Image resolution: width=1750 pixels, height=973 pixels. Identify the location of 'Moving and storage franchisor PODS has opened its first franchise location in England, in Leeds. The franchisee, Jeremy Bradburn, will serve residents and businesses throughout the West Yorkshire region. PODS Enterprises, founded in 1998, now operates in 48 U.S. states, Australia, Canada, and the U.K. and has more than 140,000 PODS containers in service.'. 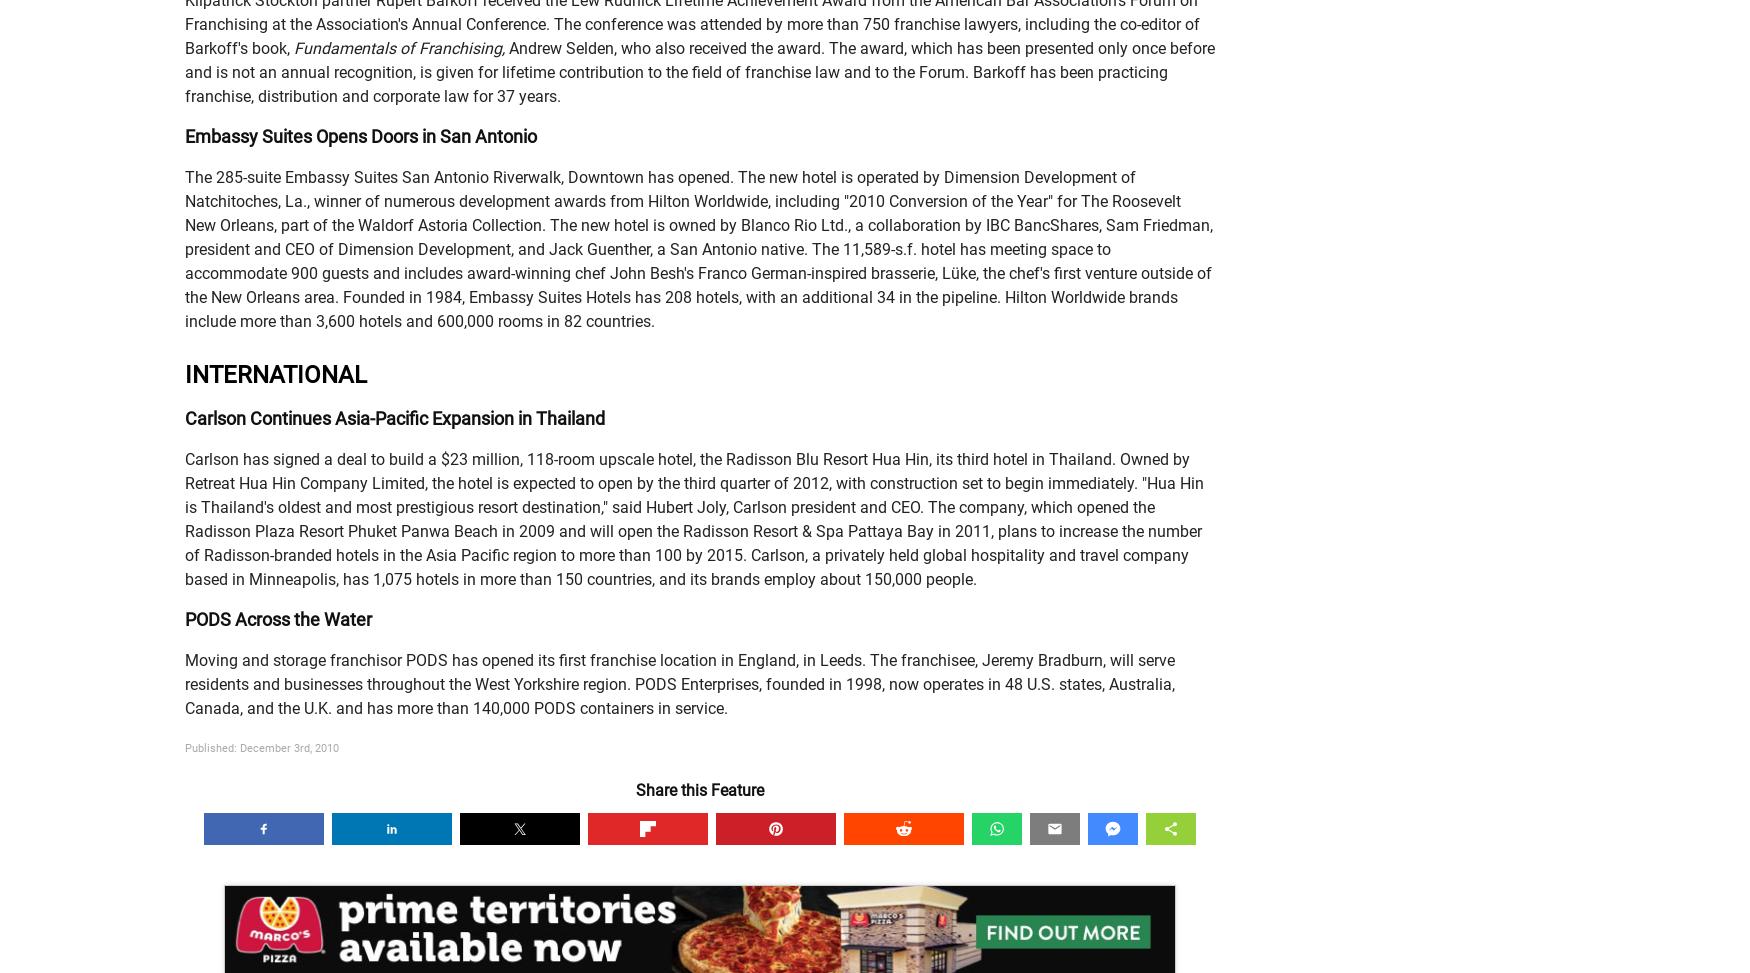
(183, 683).